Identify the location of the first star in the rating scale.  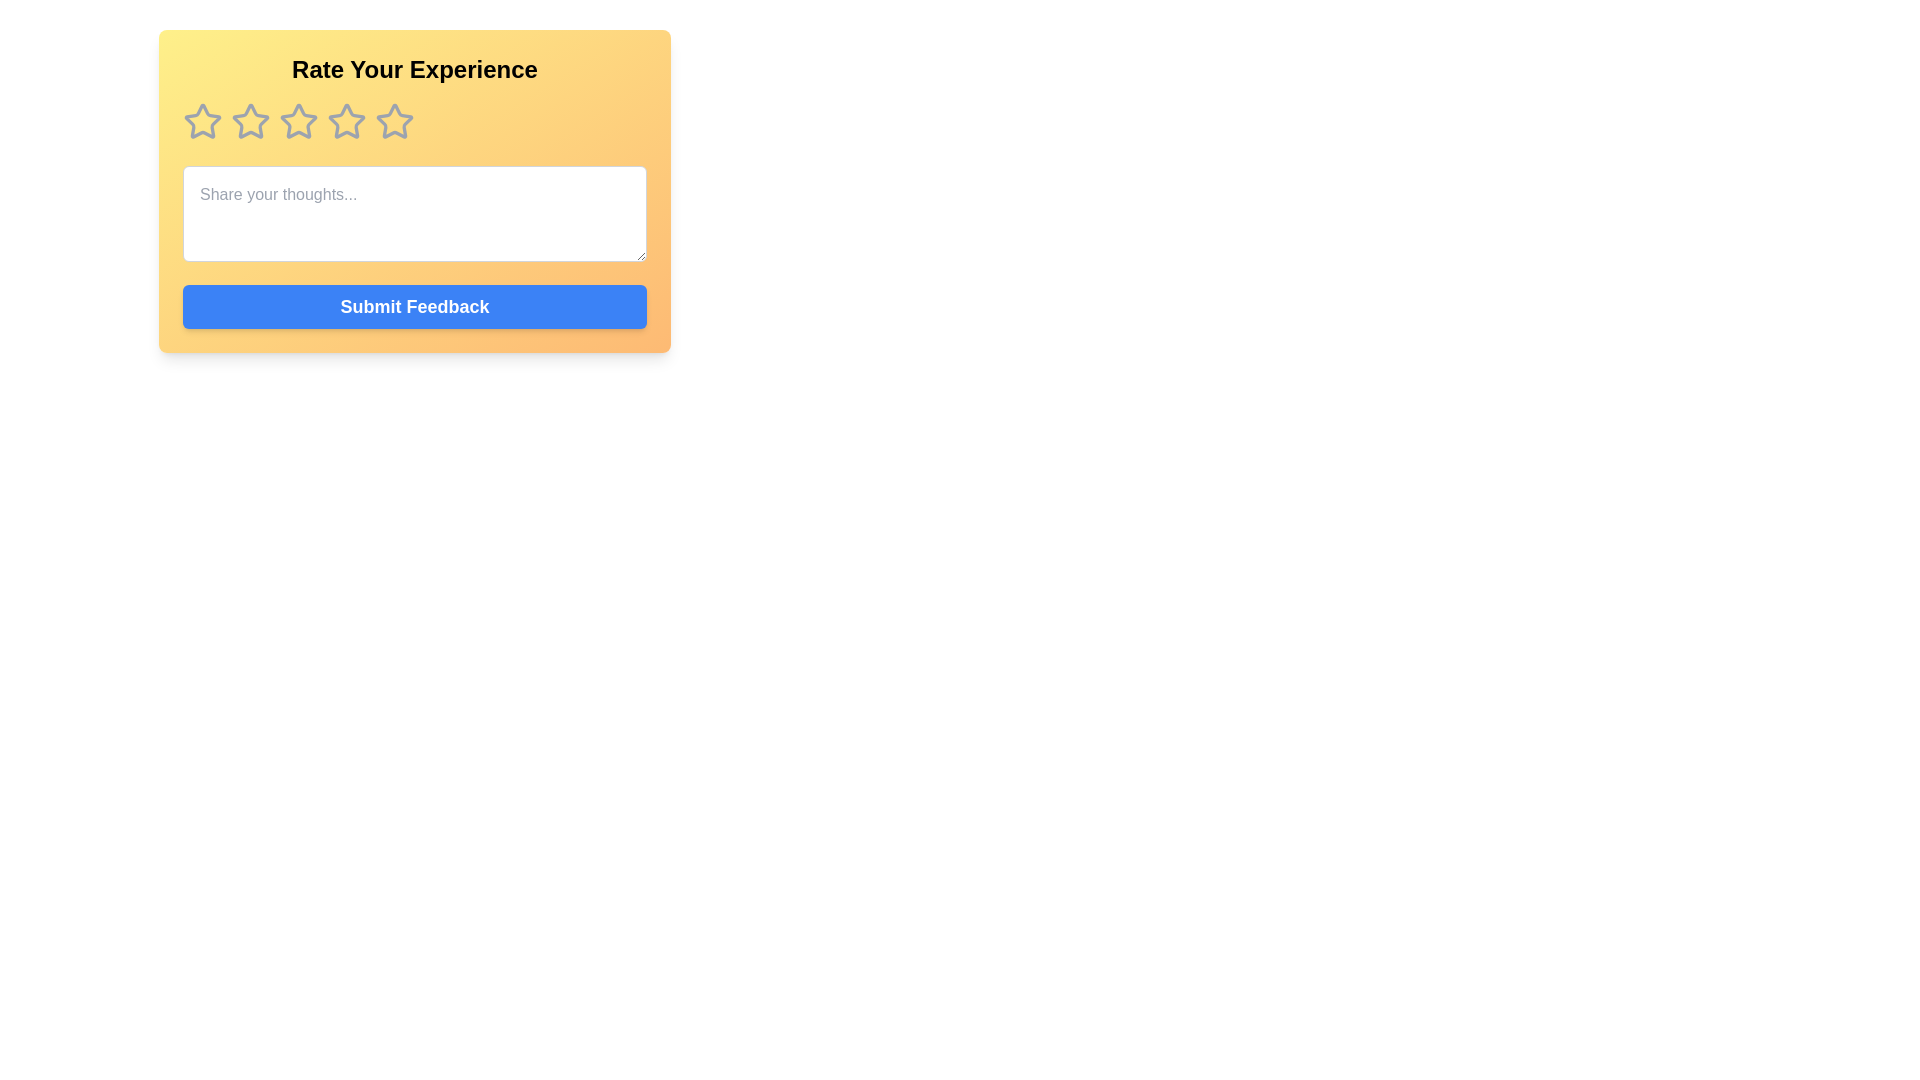
(249, 121).